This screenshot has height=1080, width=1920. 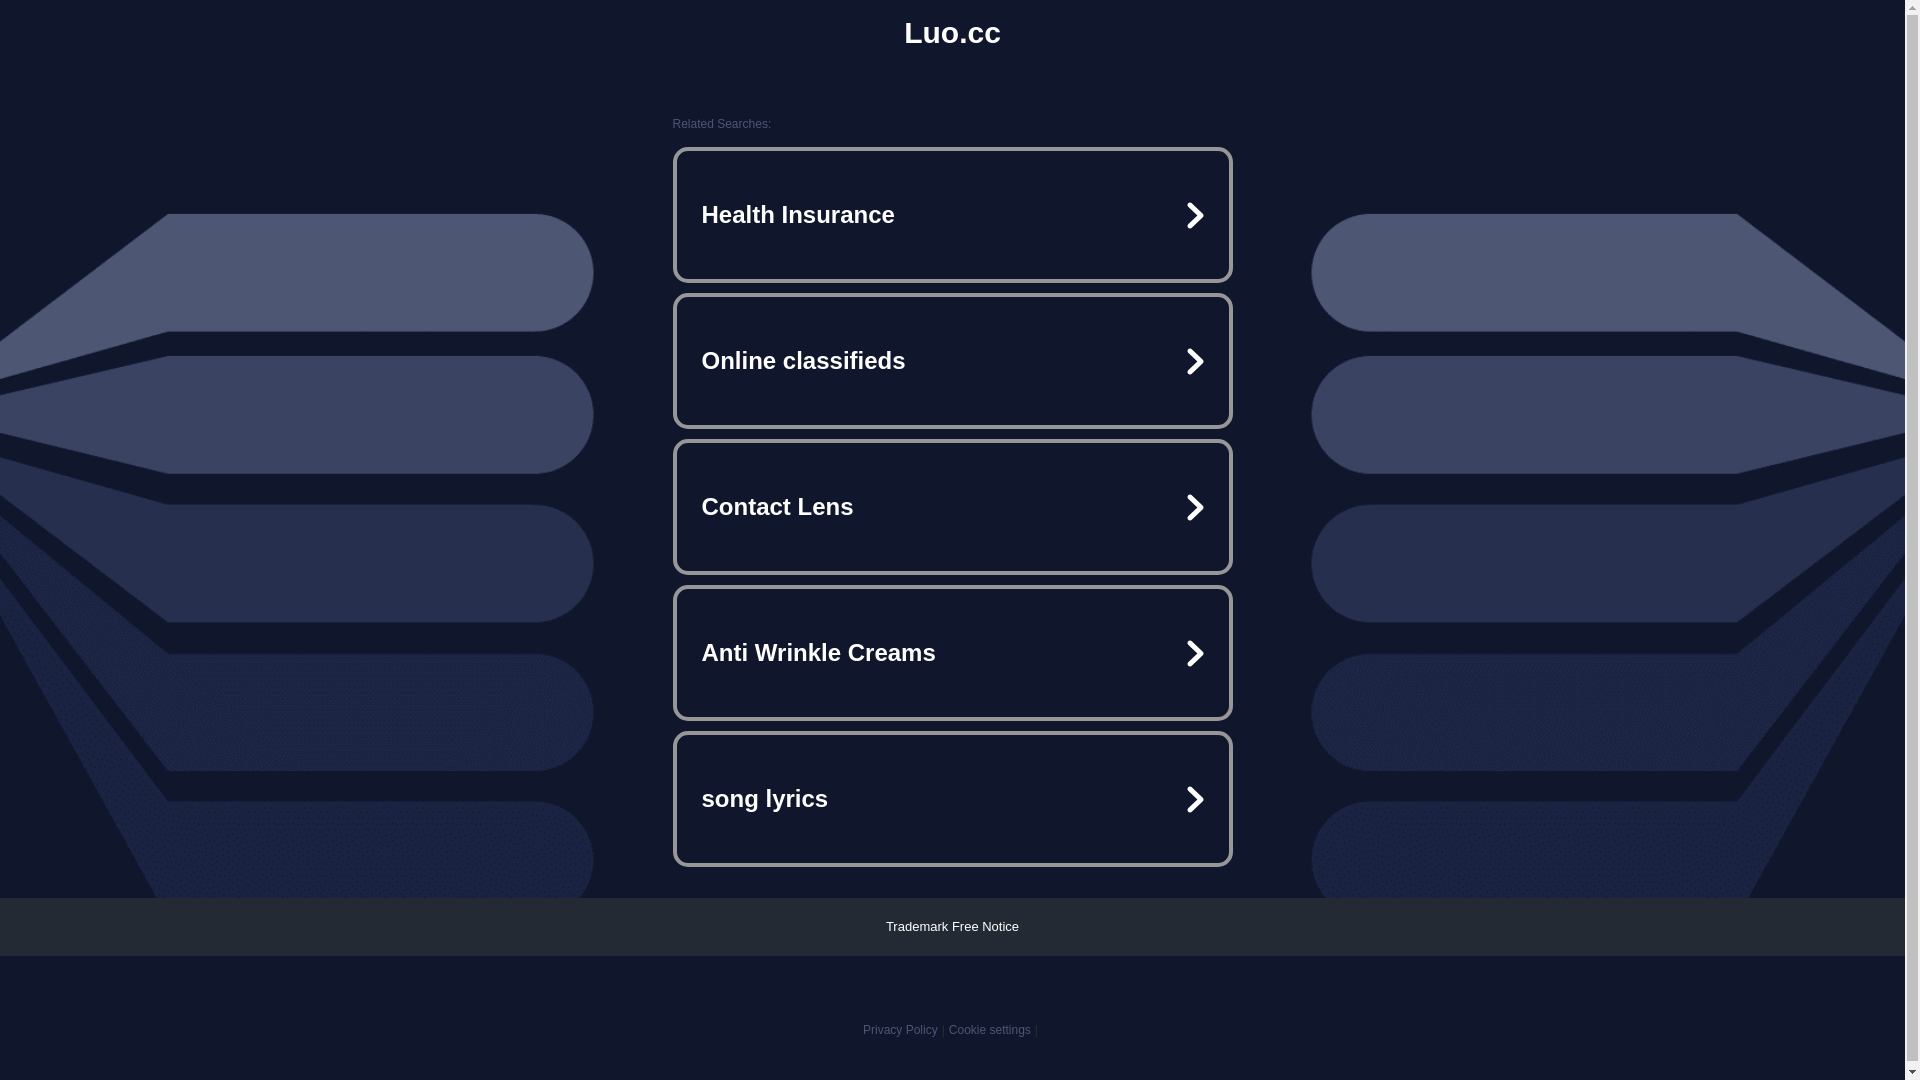 What do you see at coordinates (951, 33) in the screenshot?
I see `'Luo.cc'` at bounding box center [951, 33].